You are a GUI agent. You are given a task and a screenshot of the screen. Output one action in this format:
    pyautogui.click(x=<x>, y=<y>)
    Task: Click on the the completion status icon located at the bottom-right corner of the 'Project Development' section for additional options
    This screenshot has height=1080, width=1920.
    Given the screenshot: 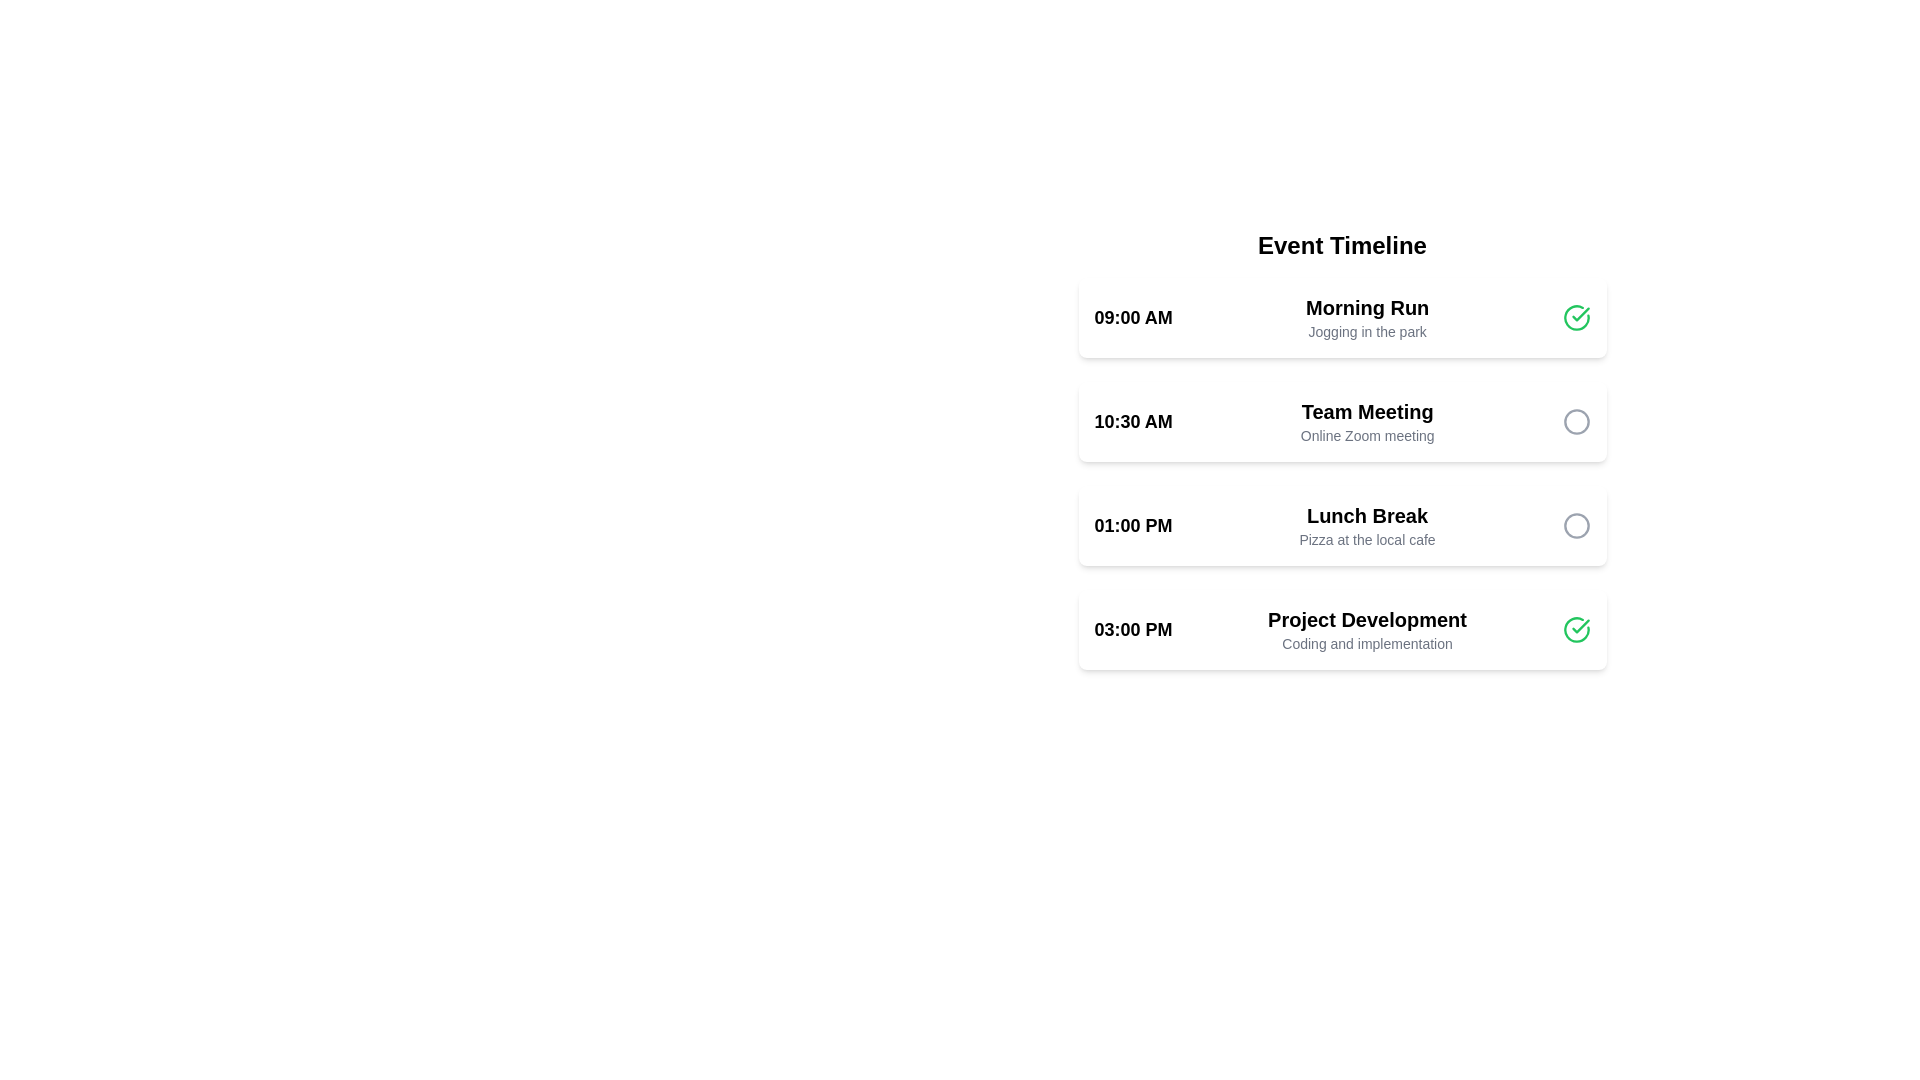 What is the action you would take?
    pyautogui.click(x=1575, y=628)
    